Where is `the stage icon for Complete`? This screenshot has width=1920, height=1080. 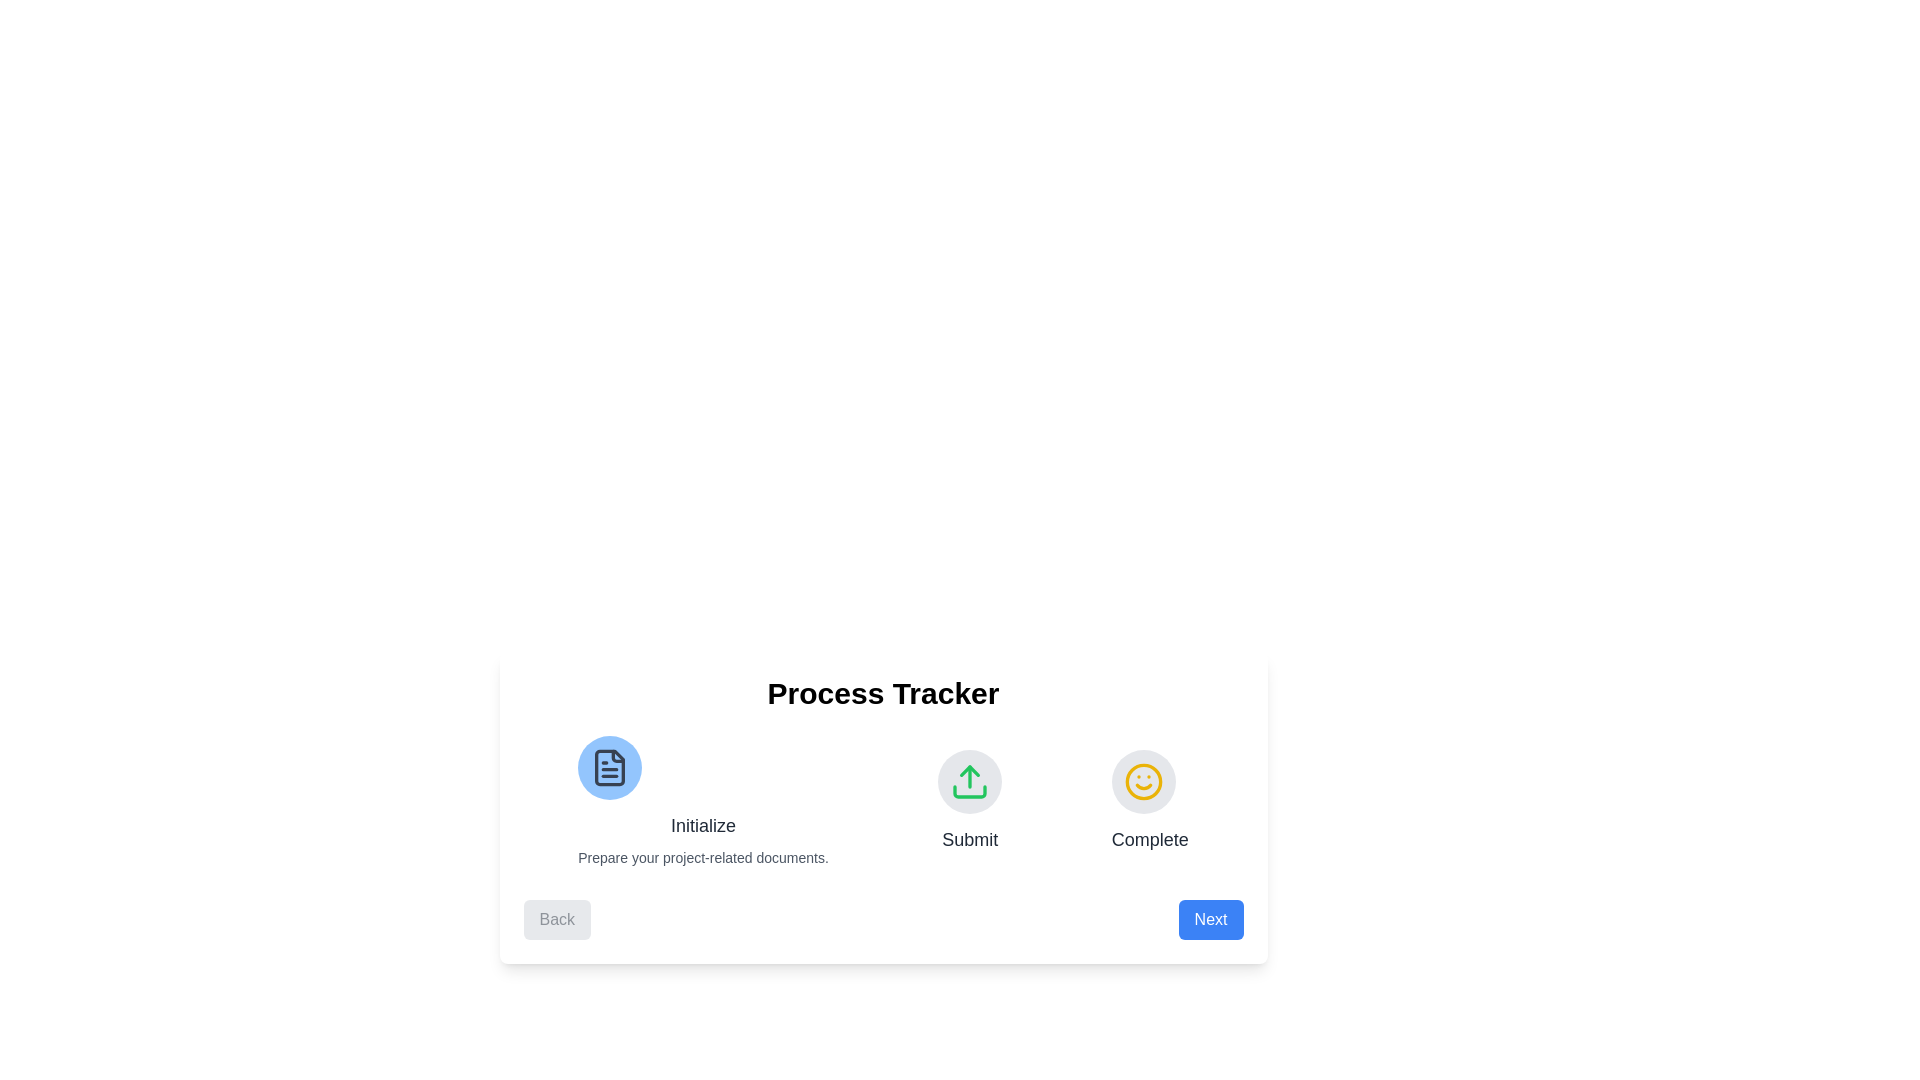 the stage icon for Complete is located at coordinates (1143, 781).